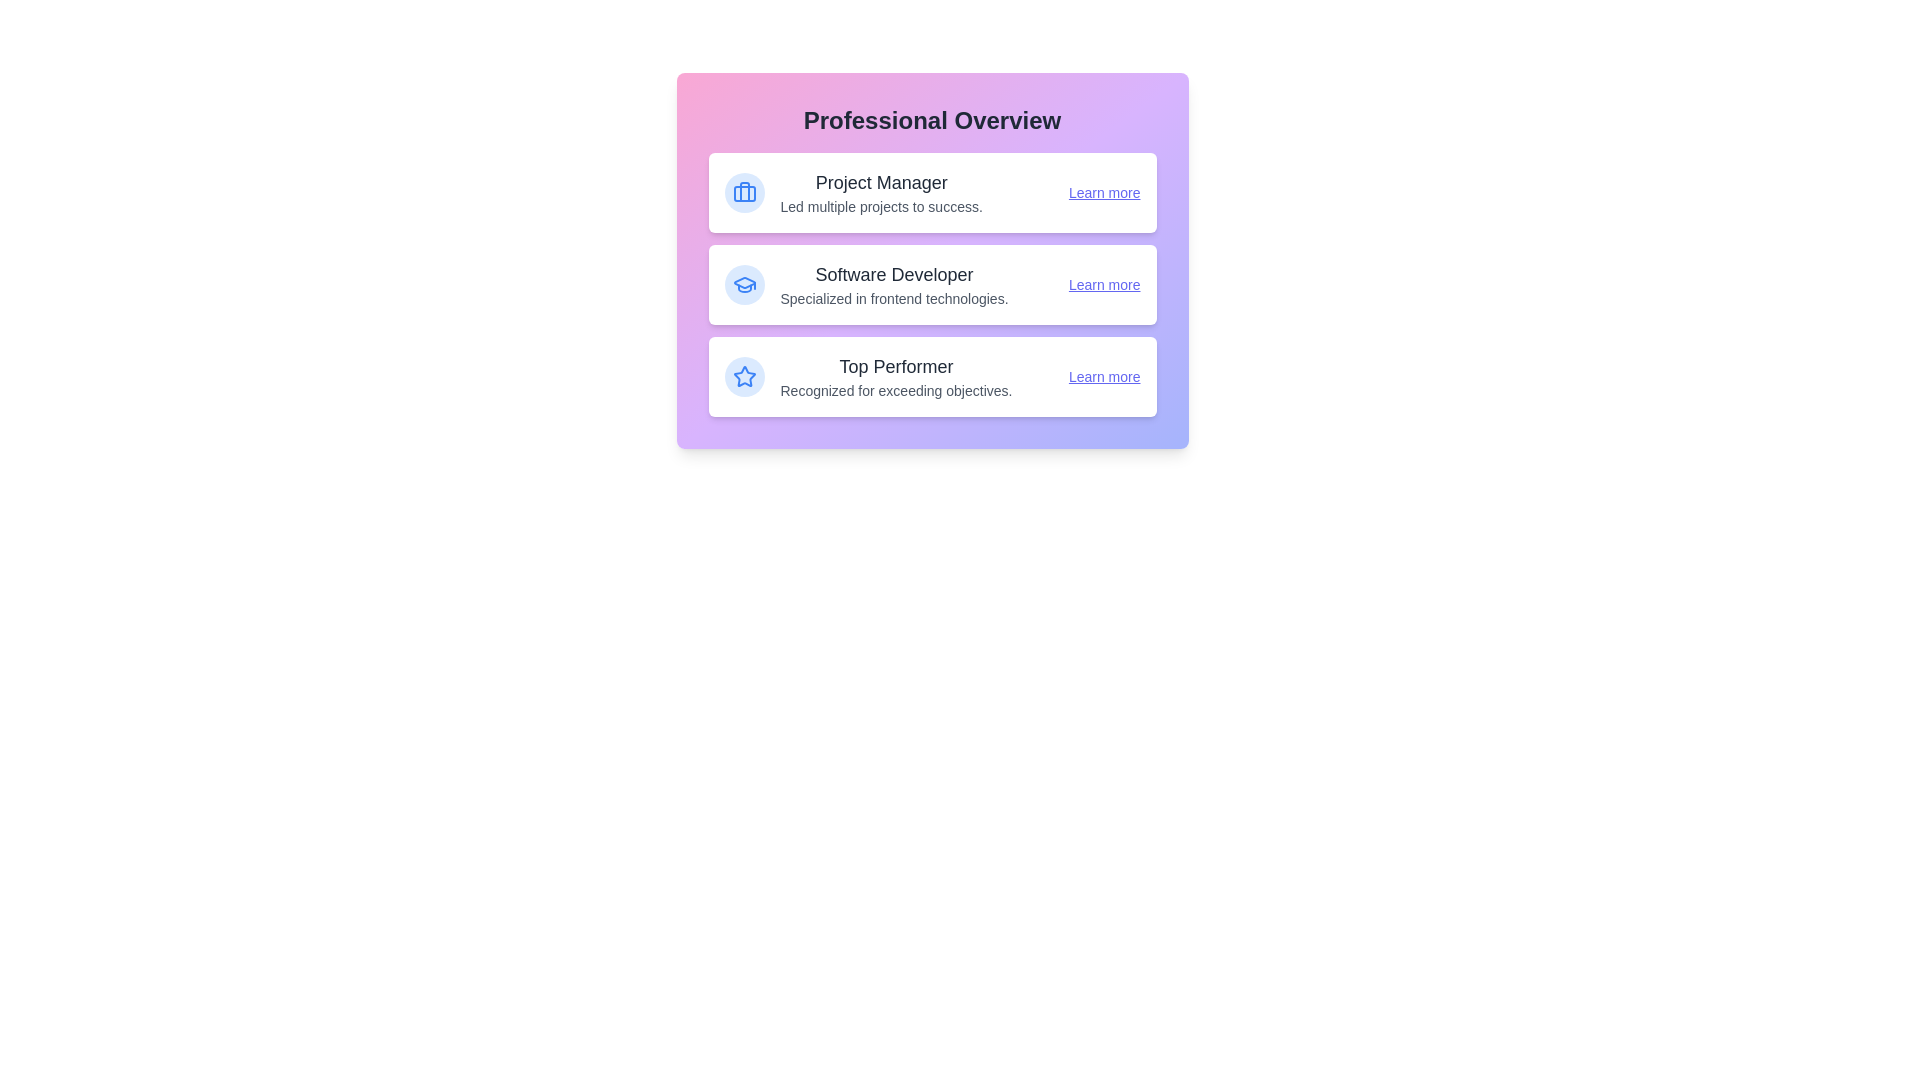  Describe the element at coordinates (931, 377) in the screenshot. I see `the profile card for Top Performer` at that location.